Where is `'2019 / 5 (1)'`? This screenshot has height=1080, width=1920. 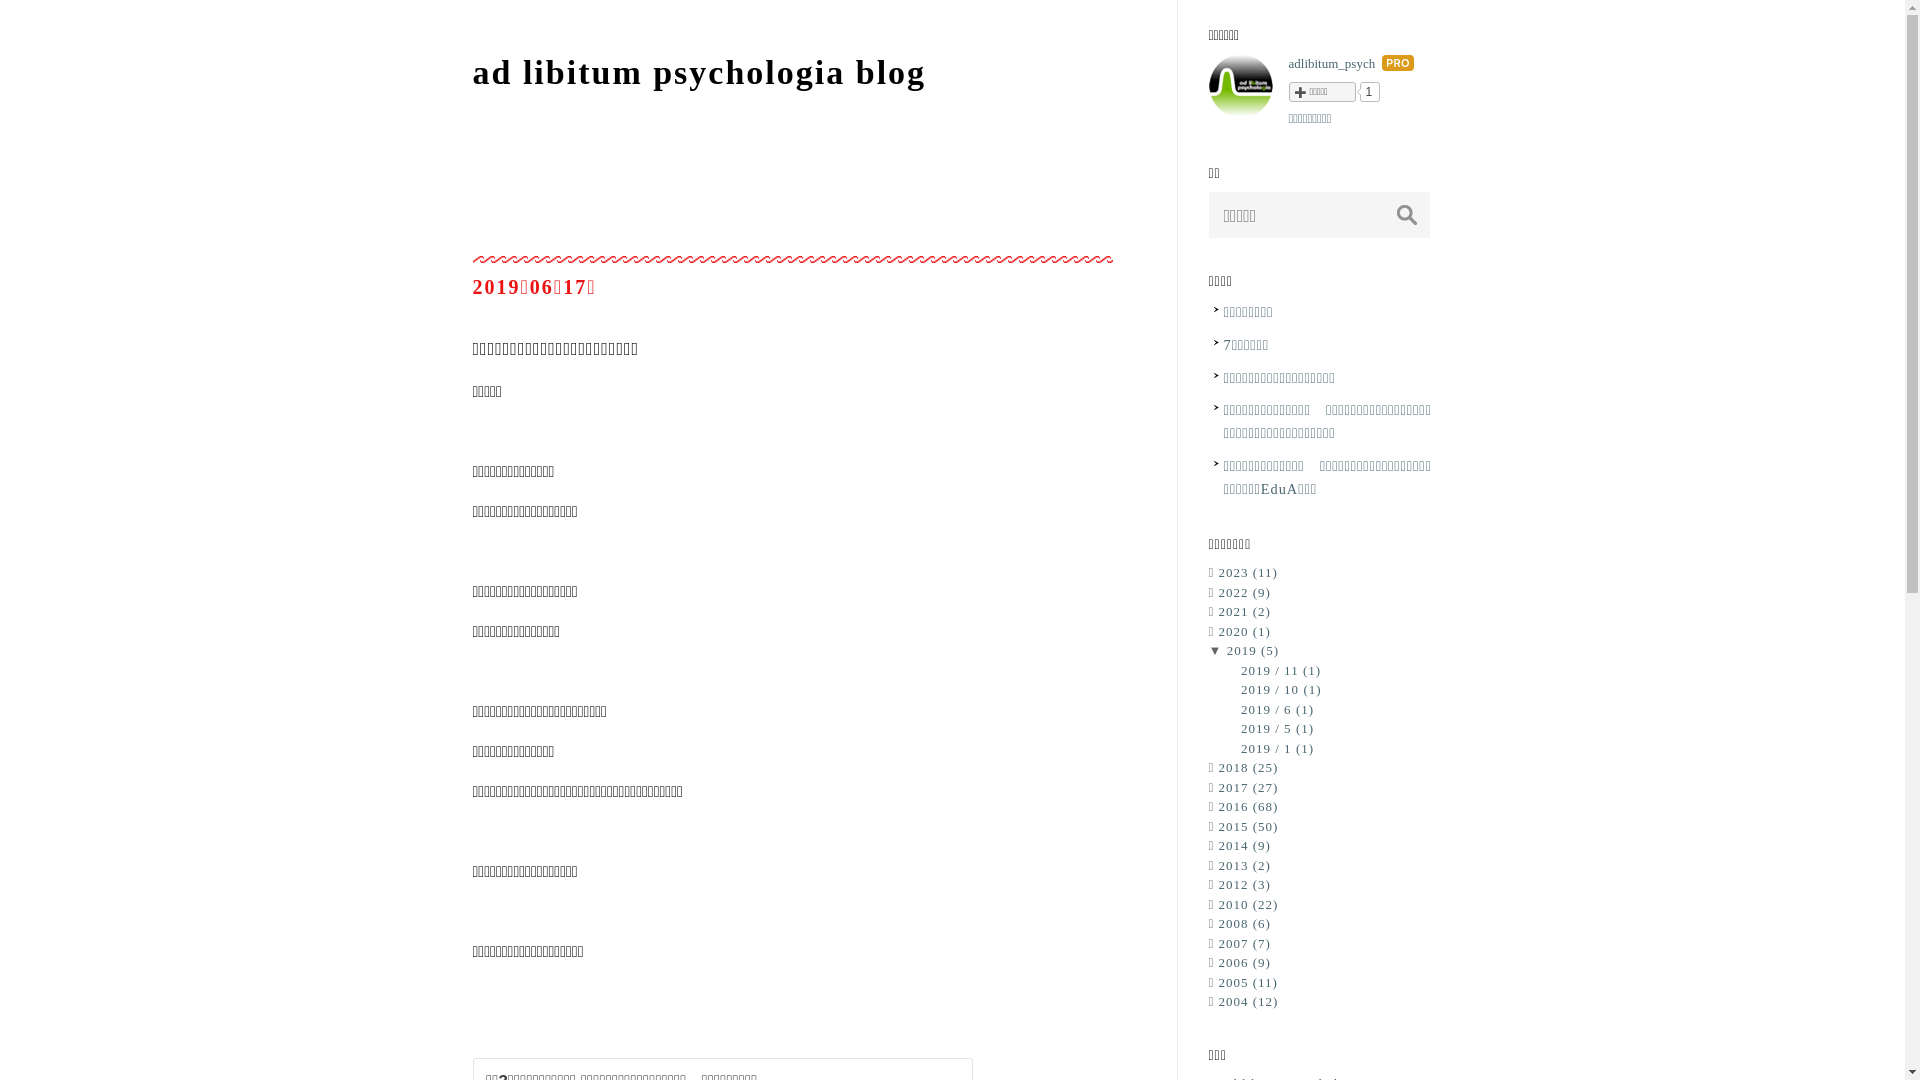 '2019 / 5 (1)' is located at coordinates (1276, 728).